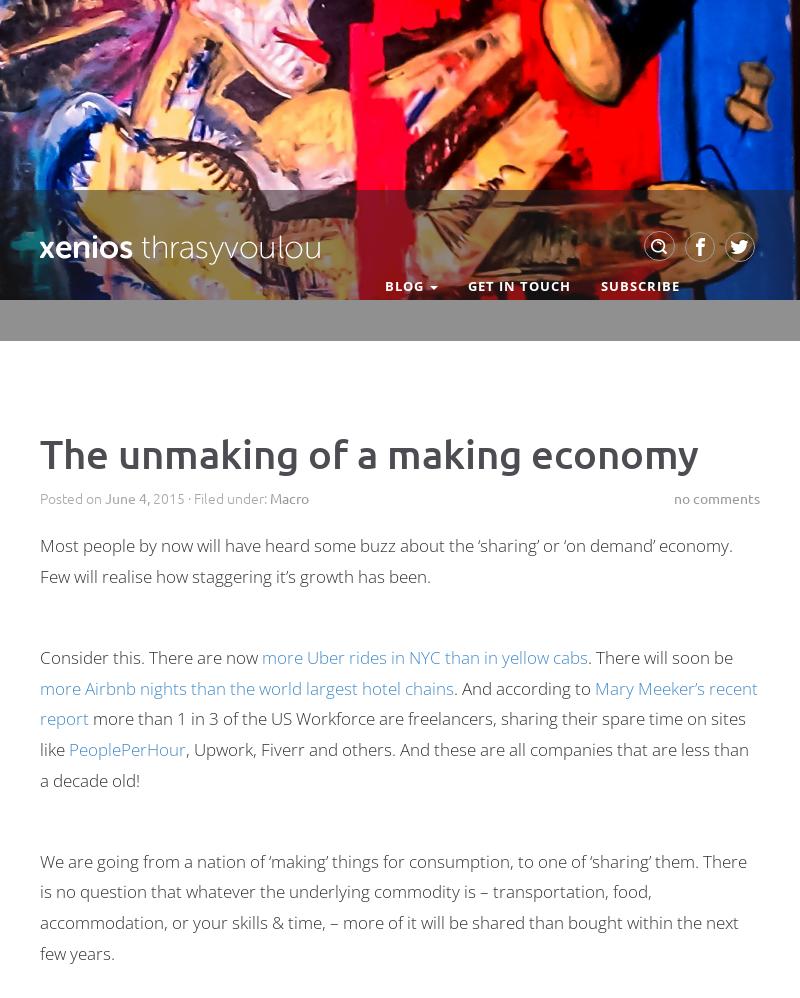  Describe the element at coordinates (384, 285) in the screenshot. I see `'Blog'` at that location.